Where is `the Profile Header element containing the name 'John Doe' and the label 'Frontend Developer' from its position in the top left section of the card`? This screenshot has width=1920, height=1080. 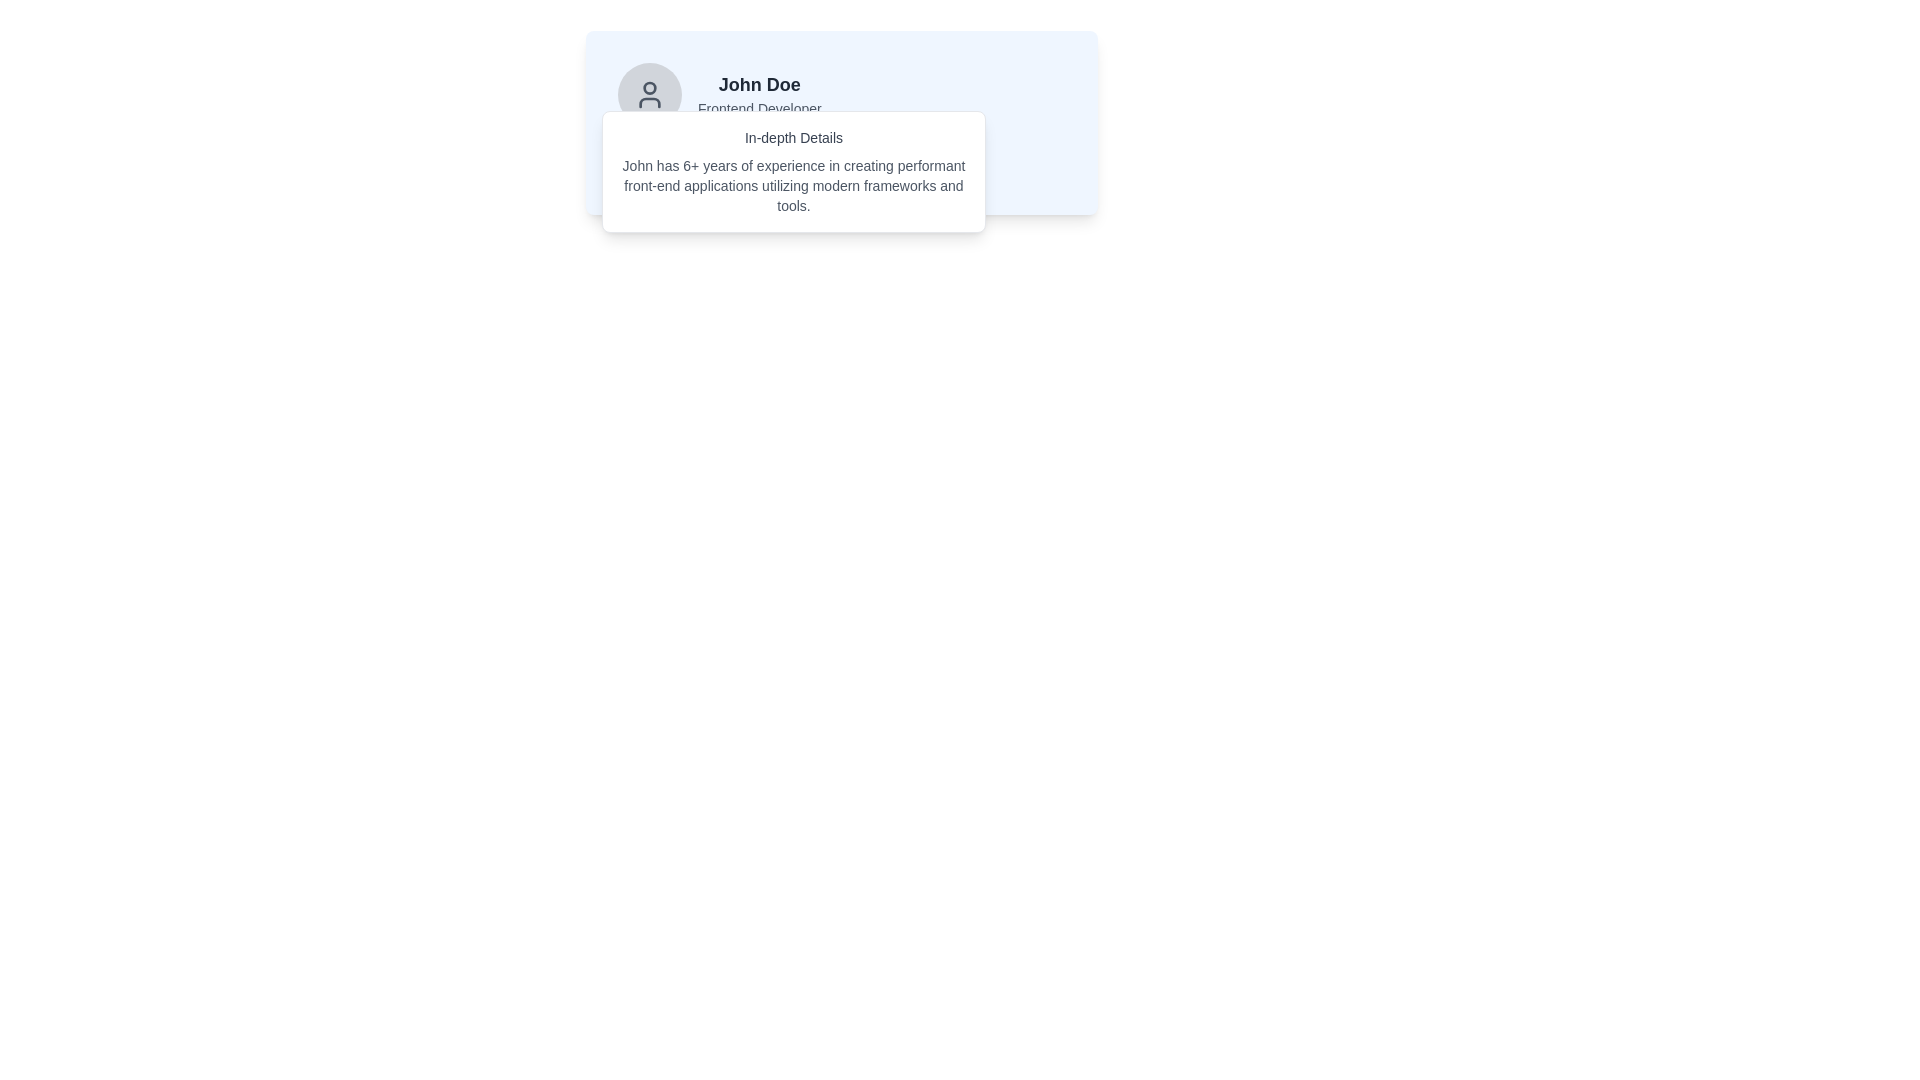
the Profile Header element containing the name 'John Doe' and the label 'Frontend Developer' from its position in the top left section of the card is located at coordinates (841, 95).